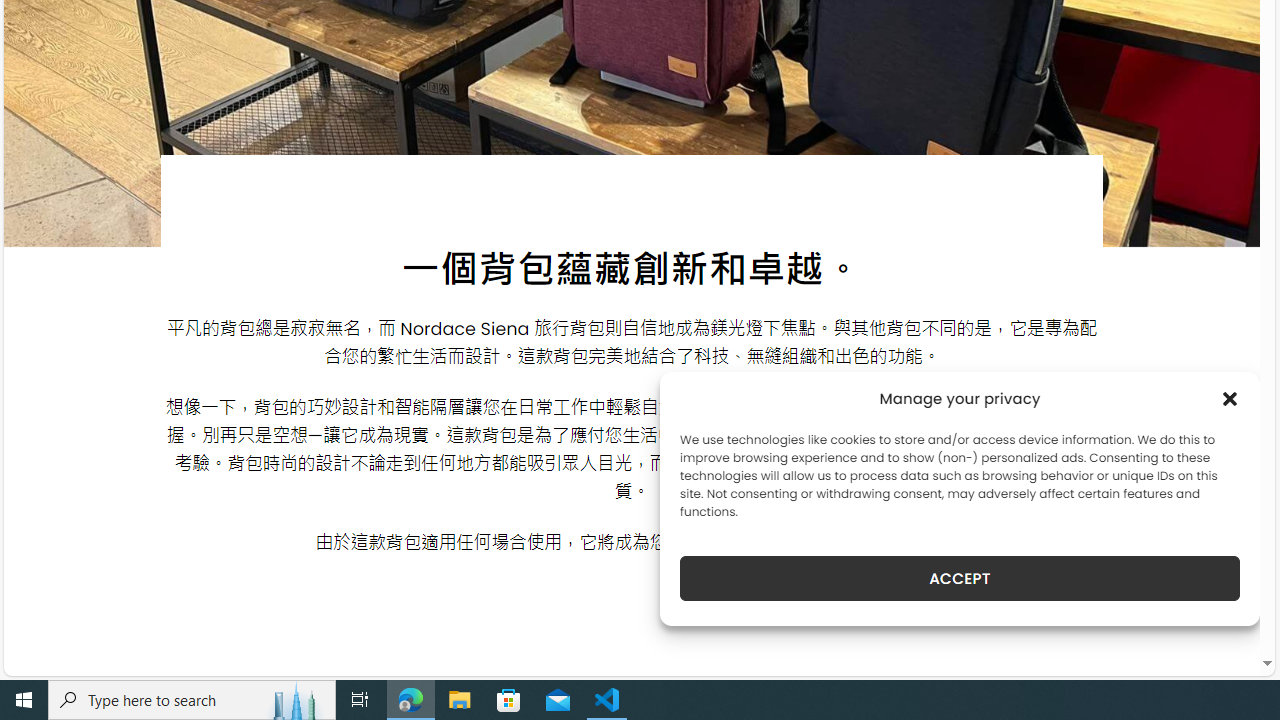  What do you see at coordinates (960, 578) in the screenshot?
I see `'ACCEPT'` at bounding box center [960, 578].